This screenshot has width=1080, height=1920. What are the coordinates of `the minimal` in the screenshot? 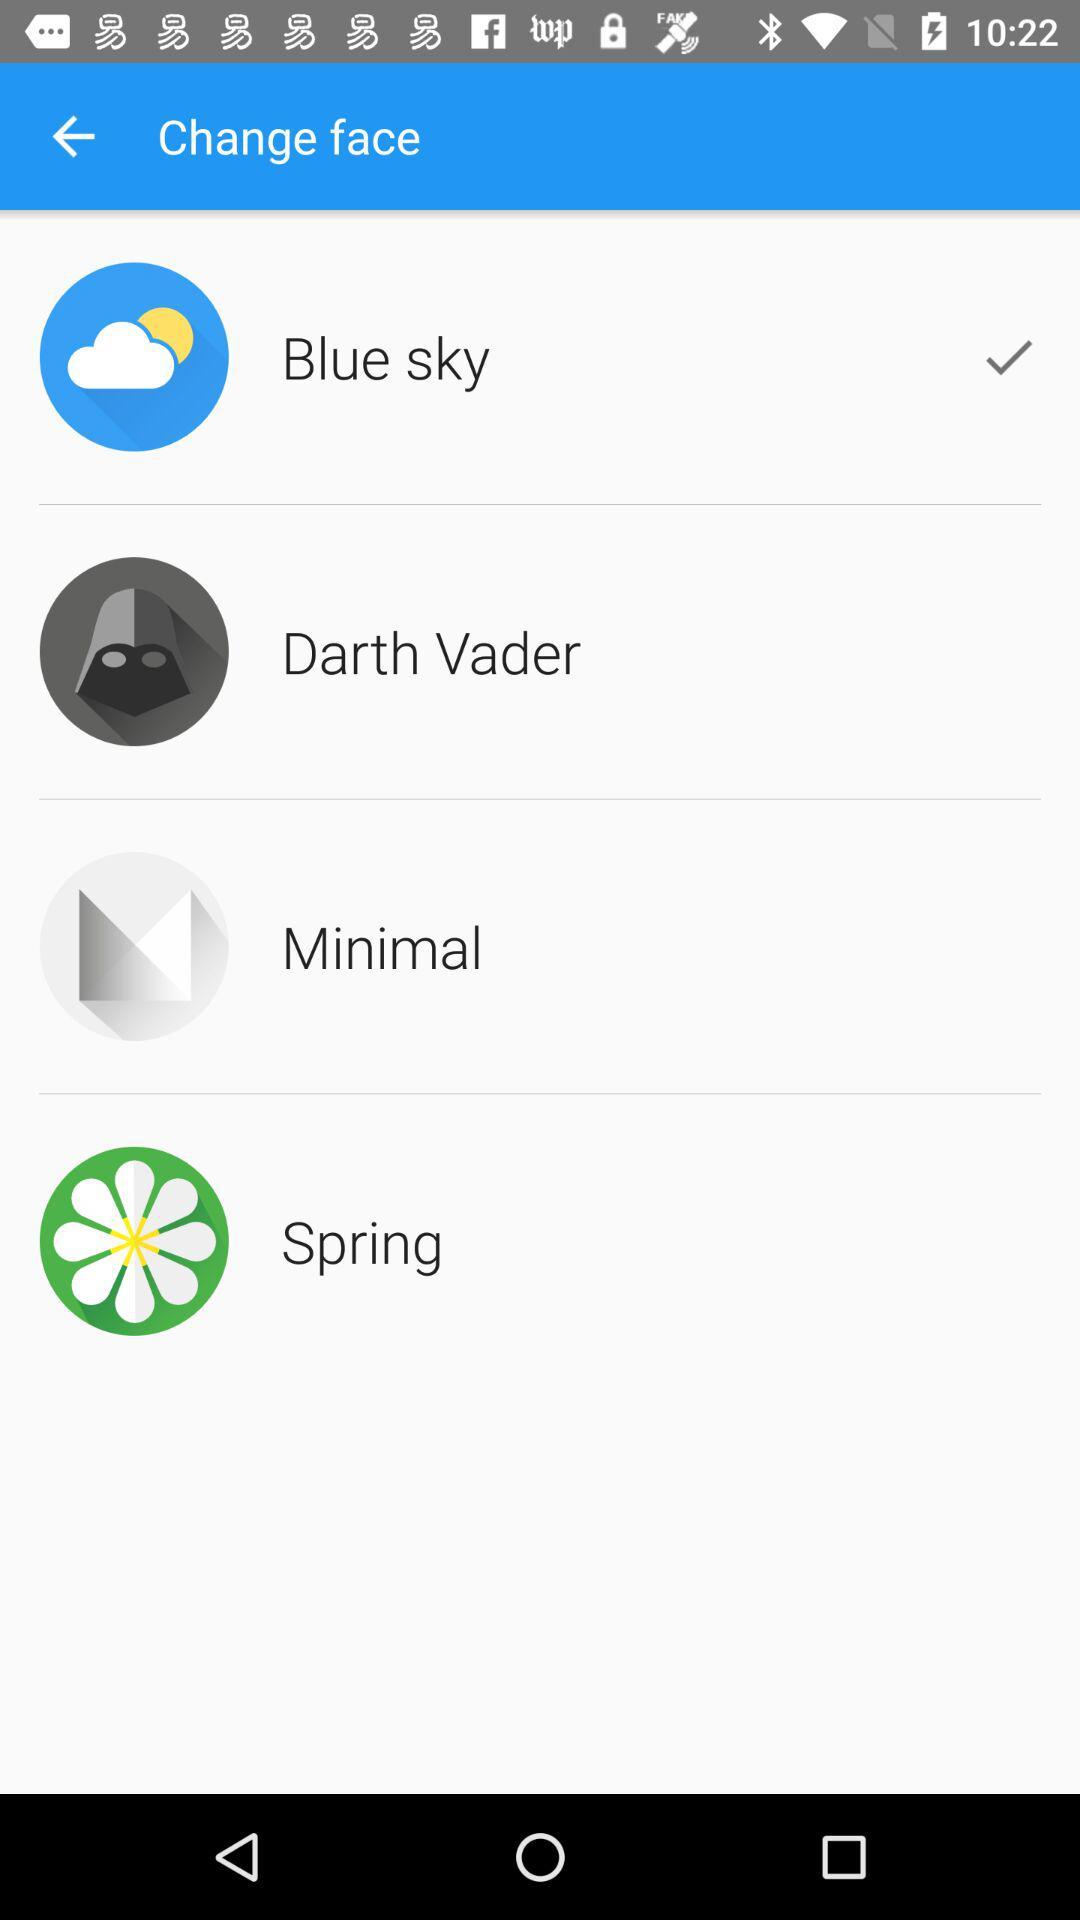 It's located at (382, 945).